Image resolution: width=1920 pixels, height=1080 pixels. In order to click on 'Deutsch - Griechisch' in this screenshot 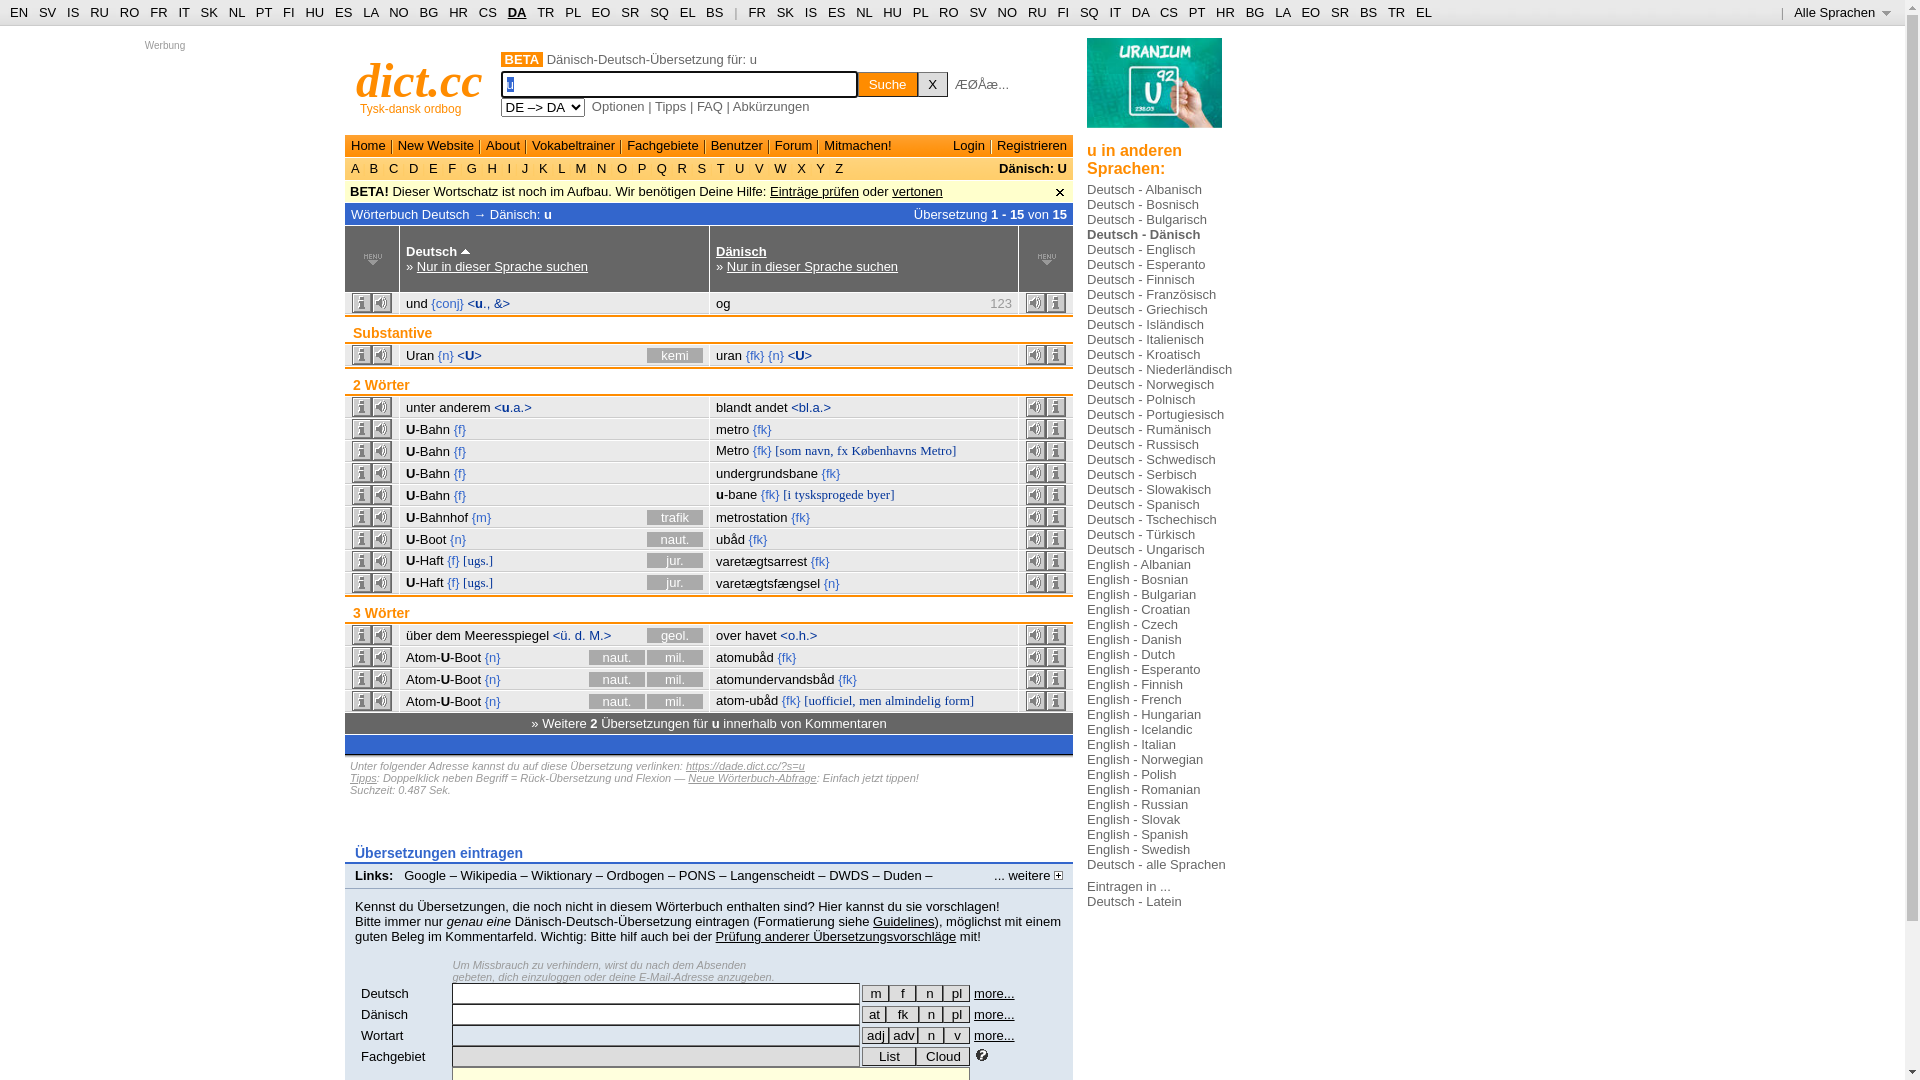, I will do `click(1147, 309)`.